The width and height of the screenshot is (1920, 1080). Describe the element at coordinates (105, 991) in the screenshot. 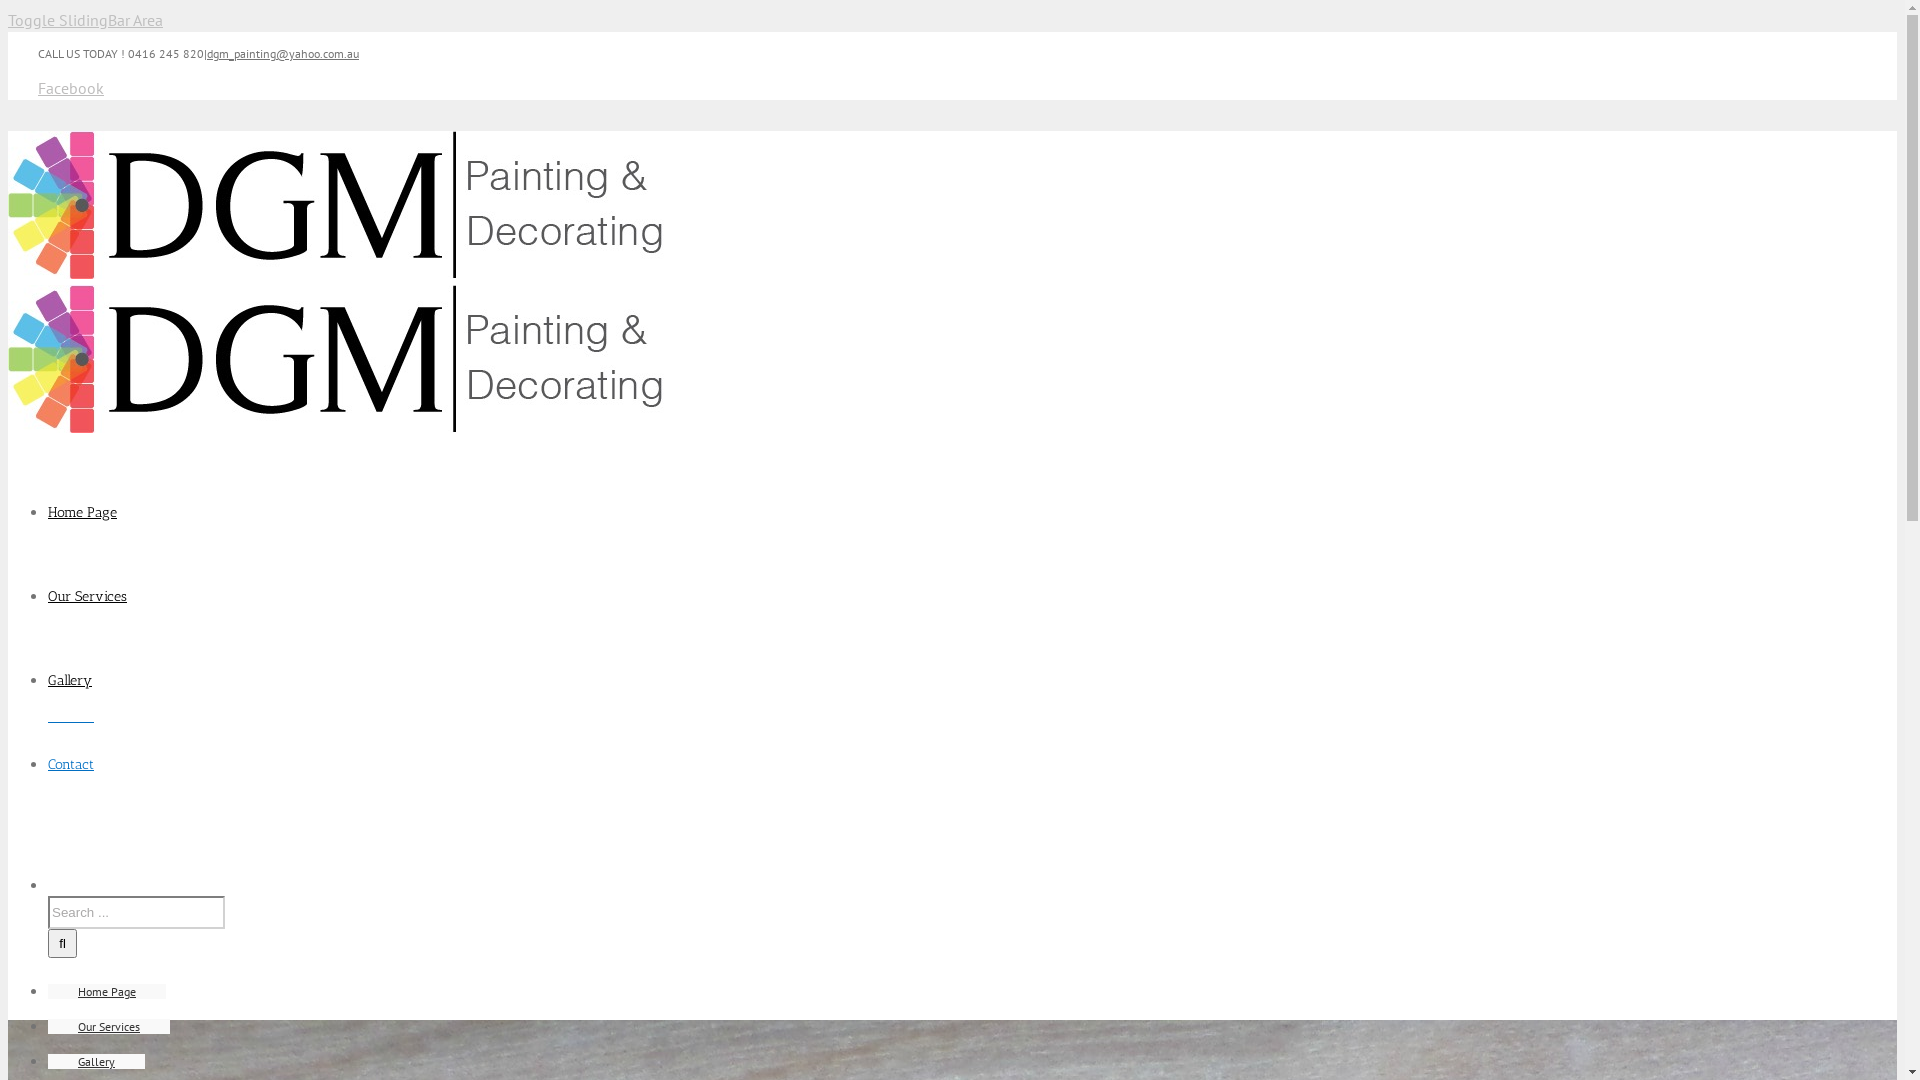

I see `'Home Page'` at that location.